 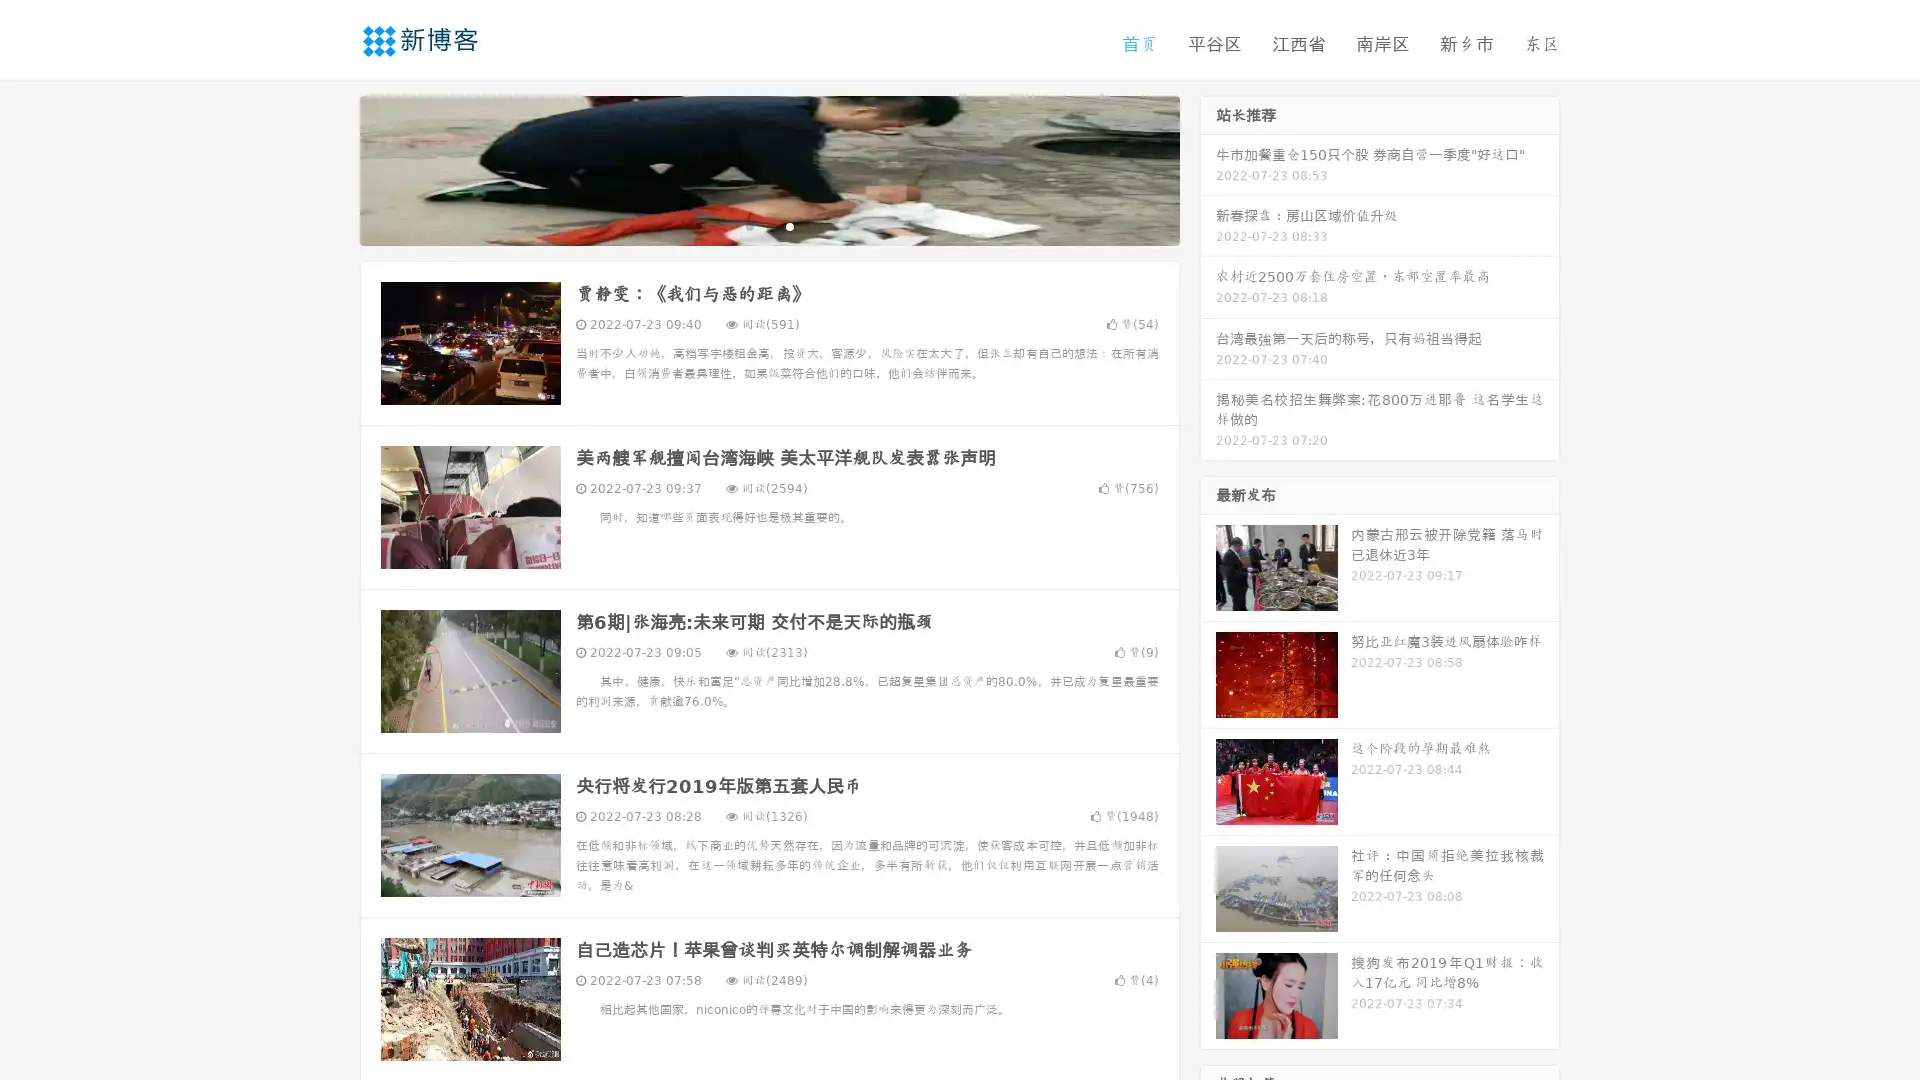 I want to click on Next slide, so click(x=1208, y=168).